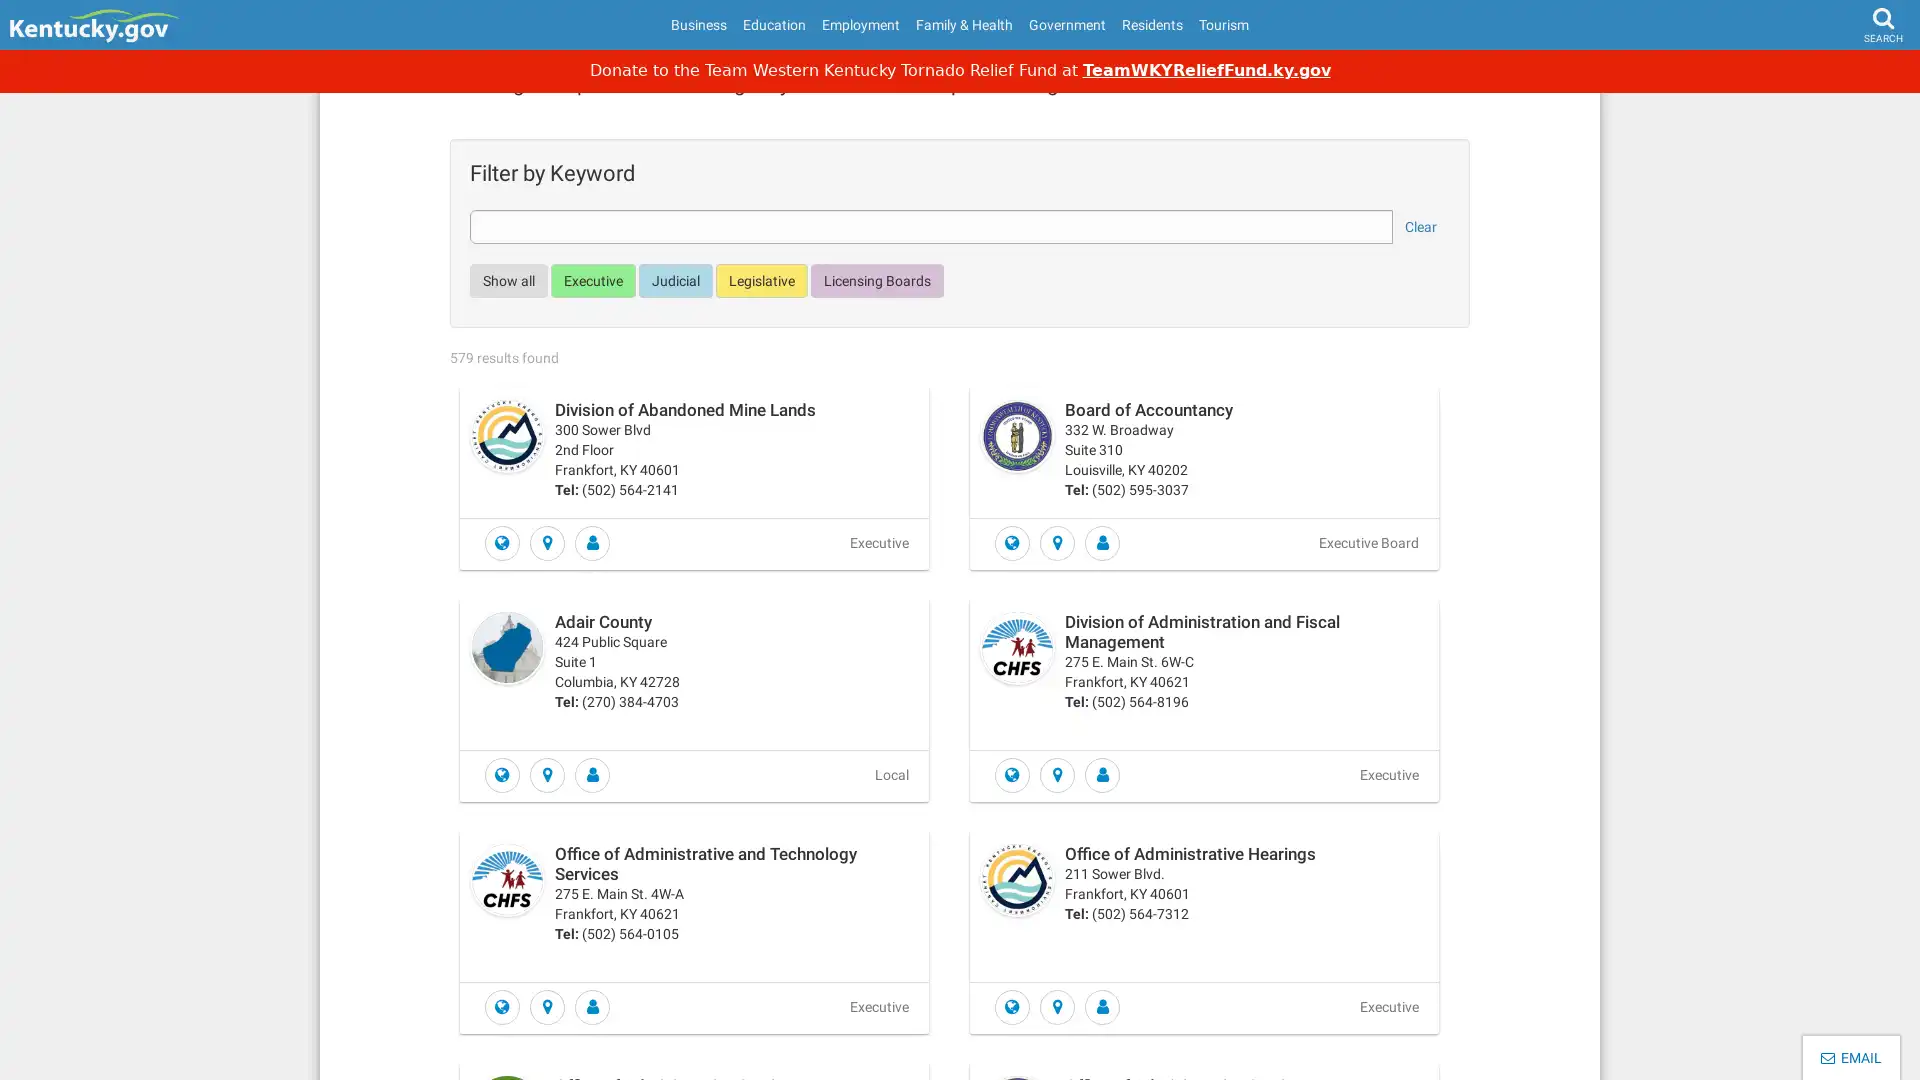  What do you see at coordinates (508, 281) in the screenshot?
I see `Show all` at bounding box center [508, 281].